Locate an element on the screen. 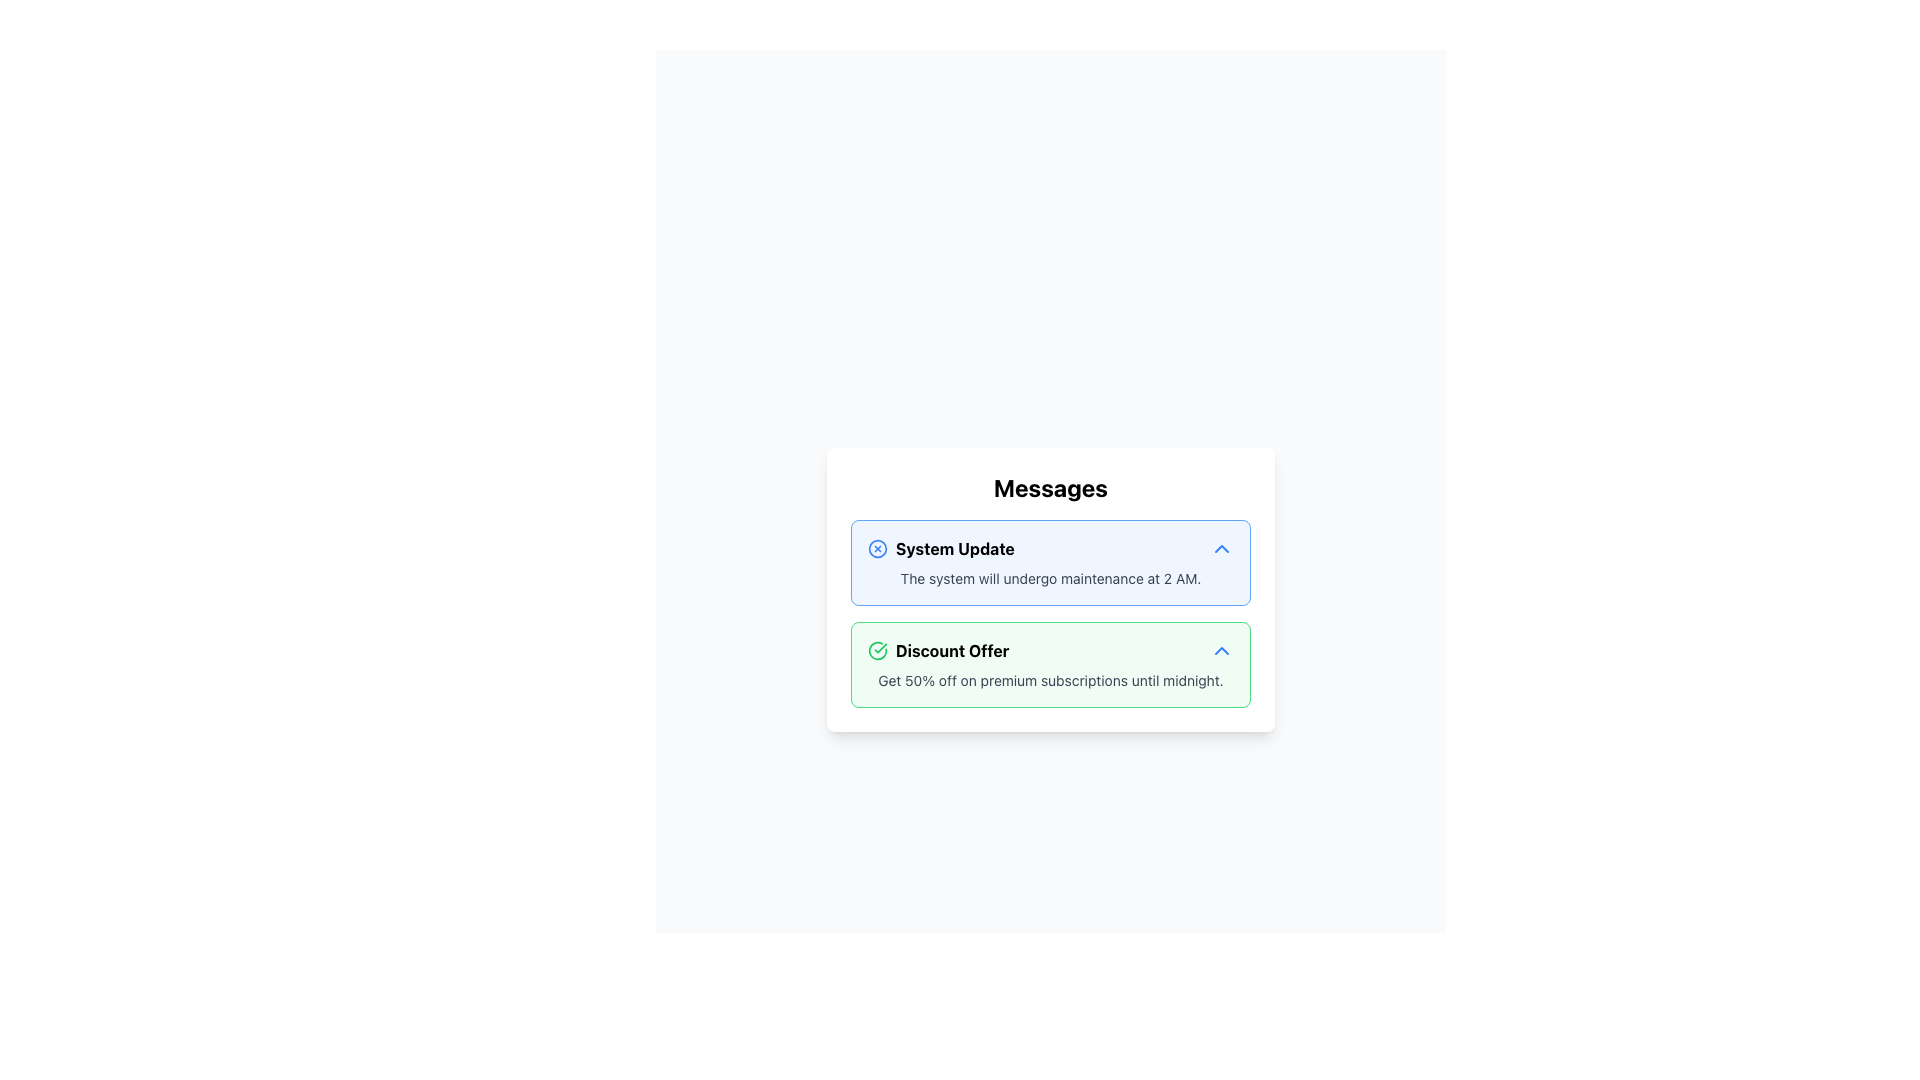  the upward-pointing blue chevron icon located at the far-right of the 'Discount Offer' section to possibly see a tooltip is located at coordinates (1221, 651).